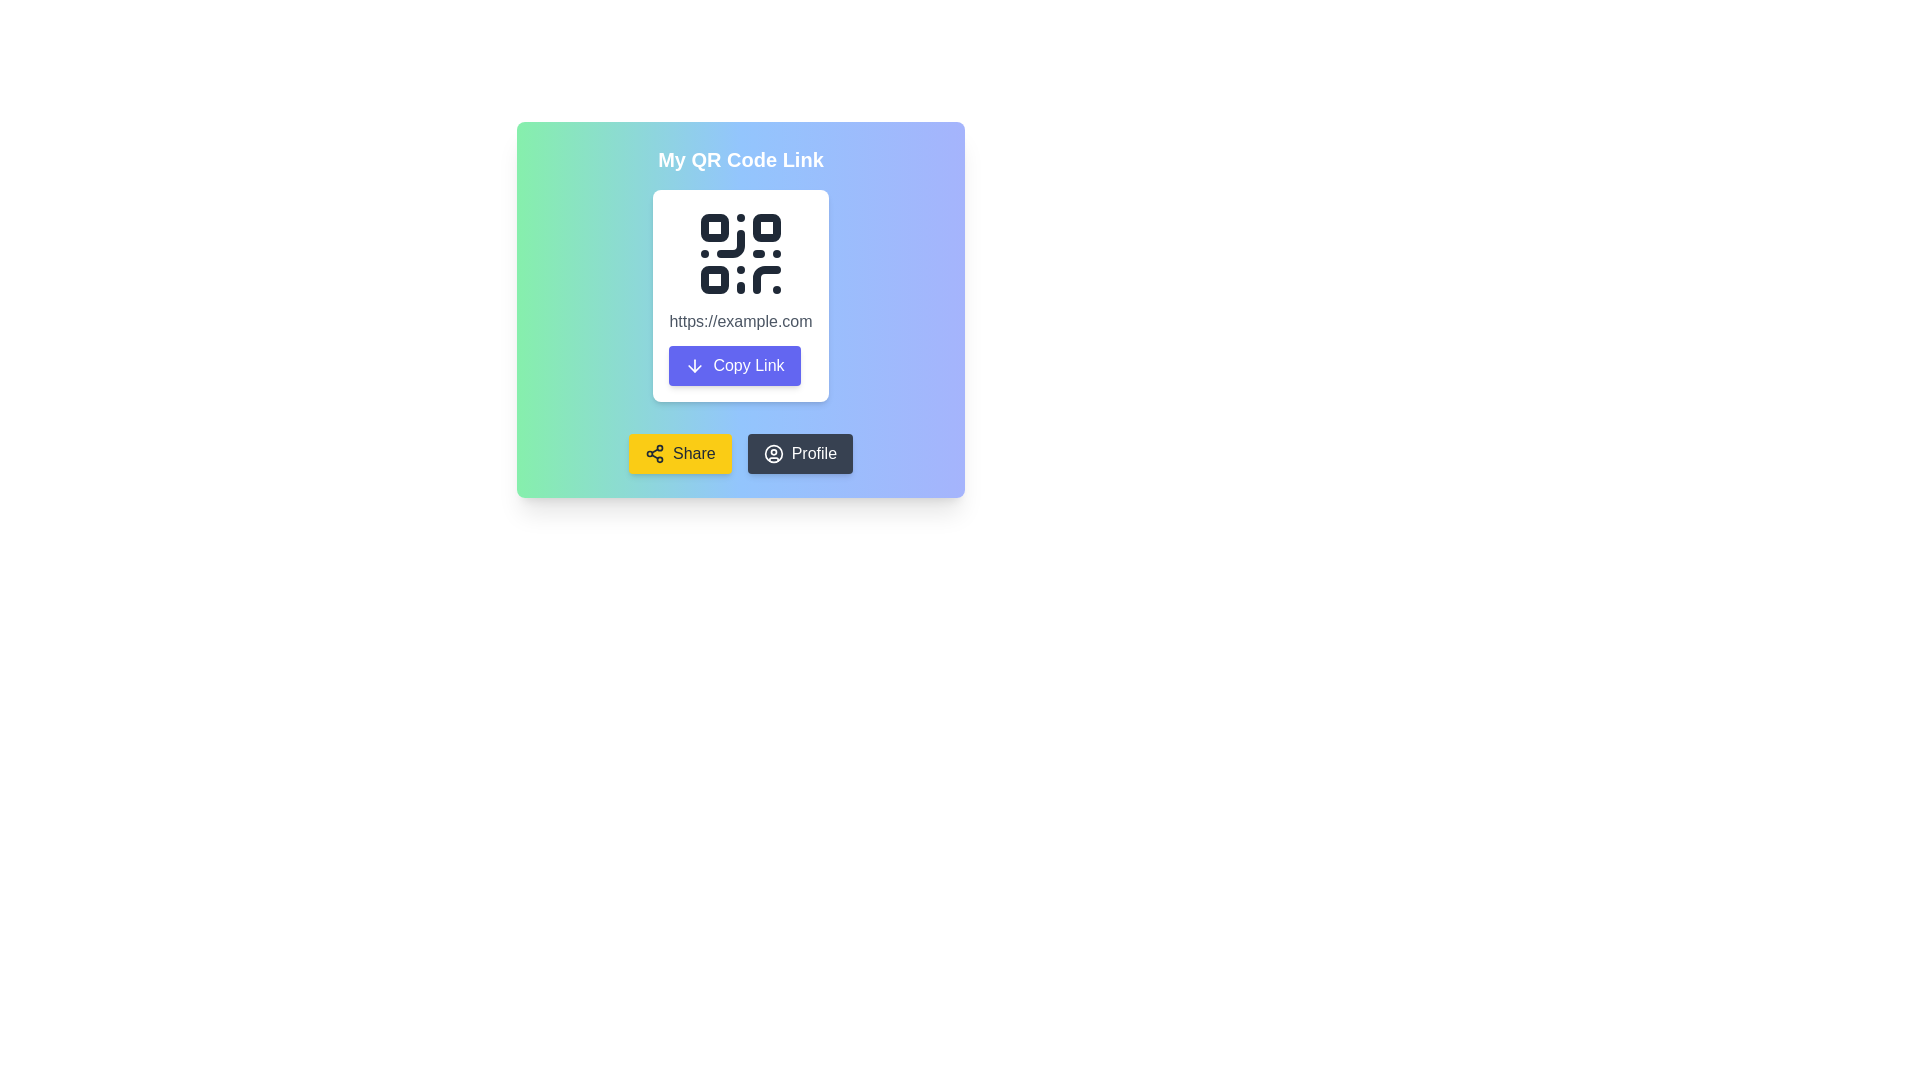 This screenshot has height=1080, width=1920. Describe the element at coordinates (800, 454) in the screenshot. I see `the 'Profile' button, which has a dark gray background, white text, and a circular user icon` at that location.